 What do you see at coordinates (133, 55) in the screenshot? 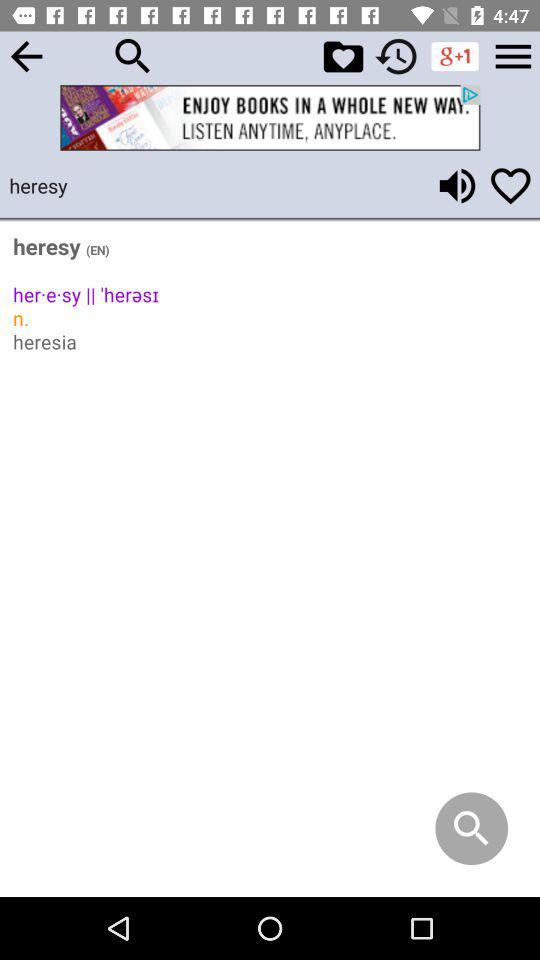
I see `search the option` at bounding box center [133, 55].